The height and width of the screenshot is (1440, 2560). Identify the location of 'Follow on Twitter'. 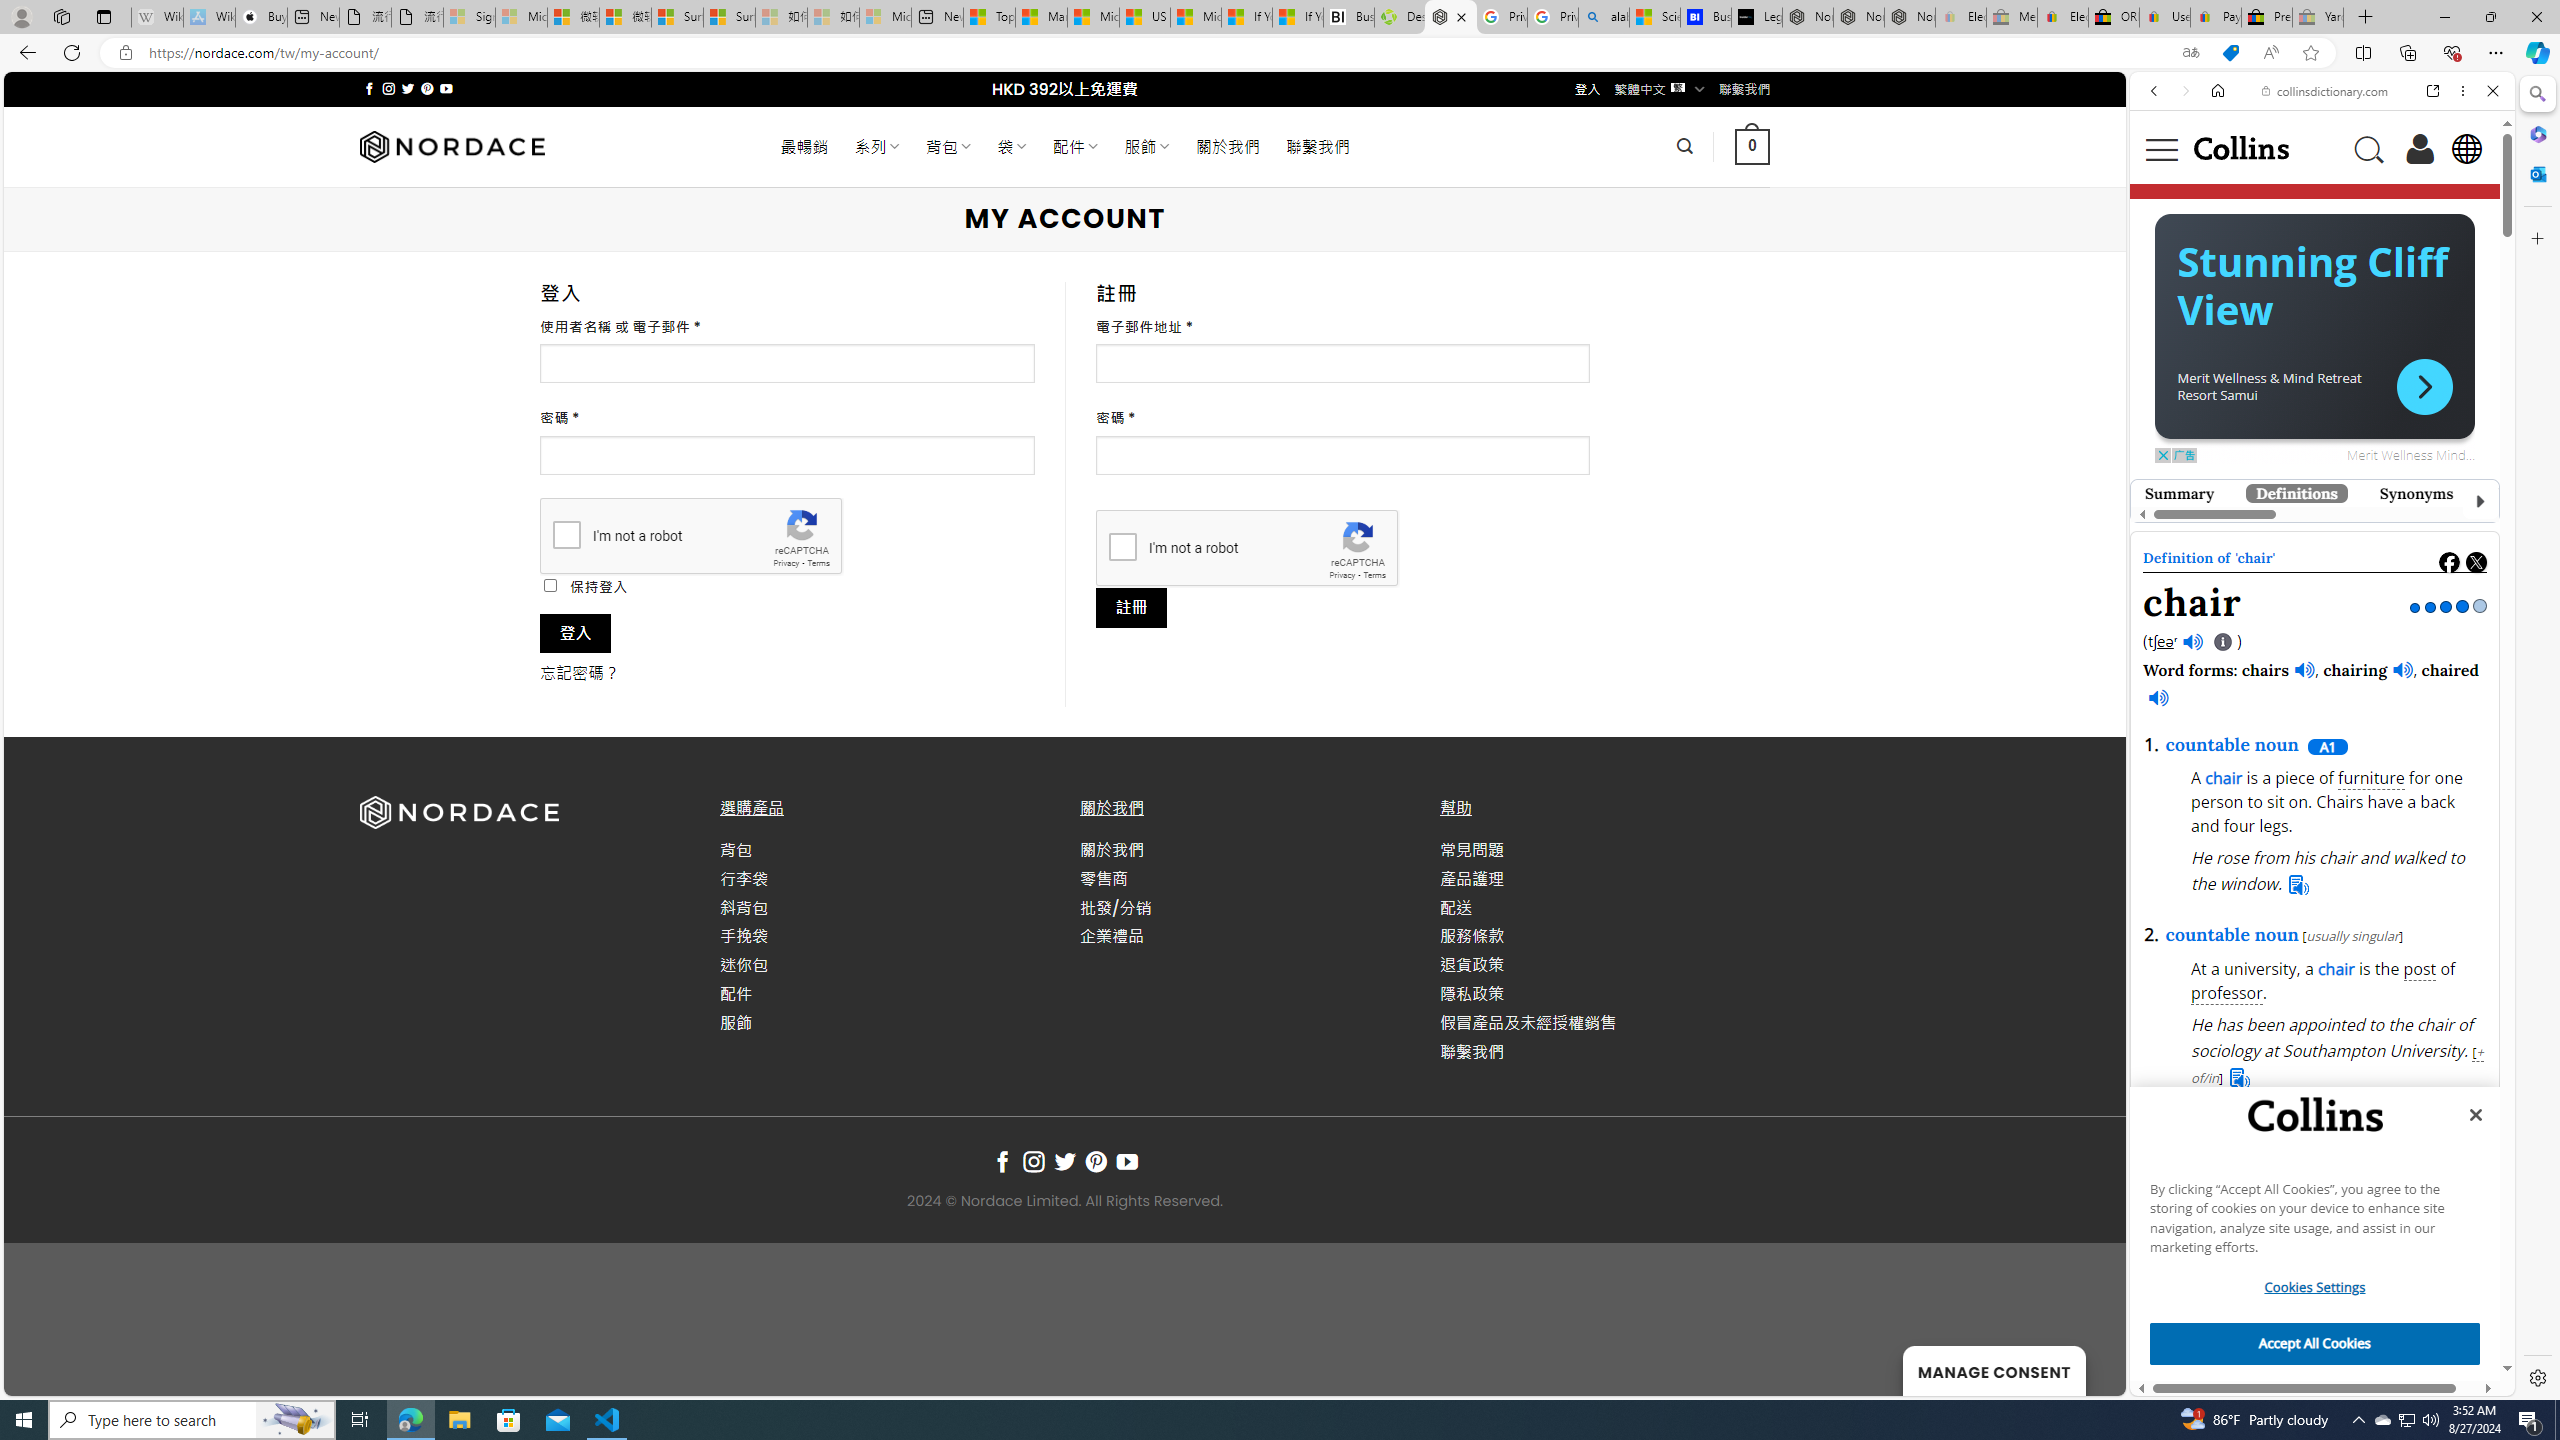
(1063, 1161).